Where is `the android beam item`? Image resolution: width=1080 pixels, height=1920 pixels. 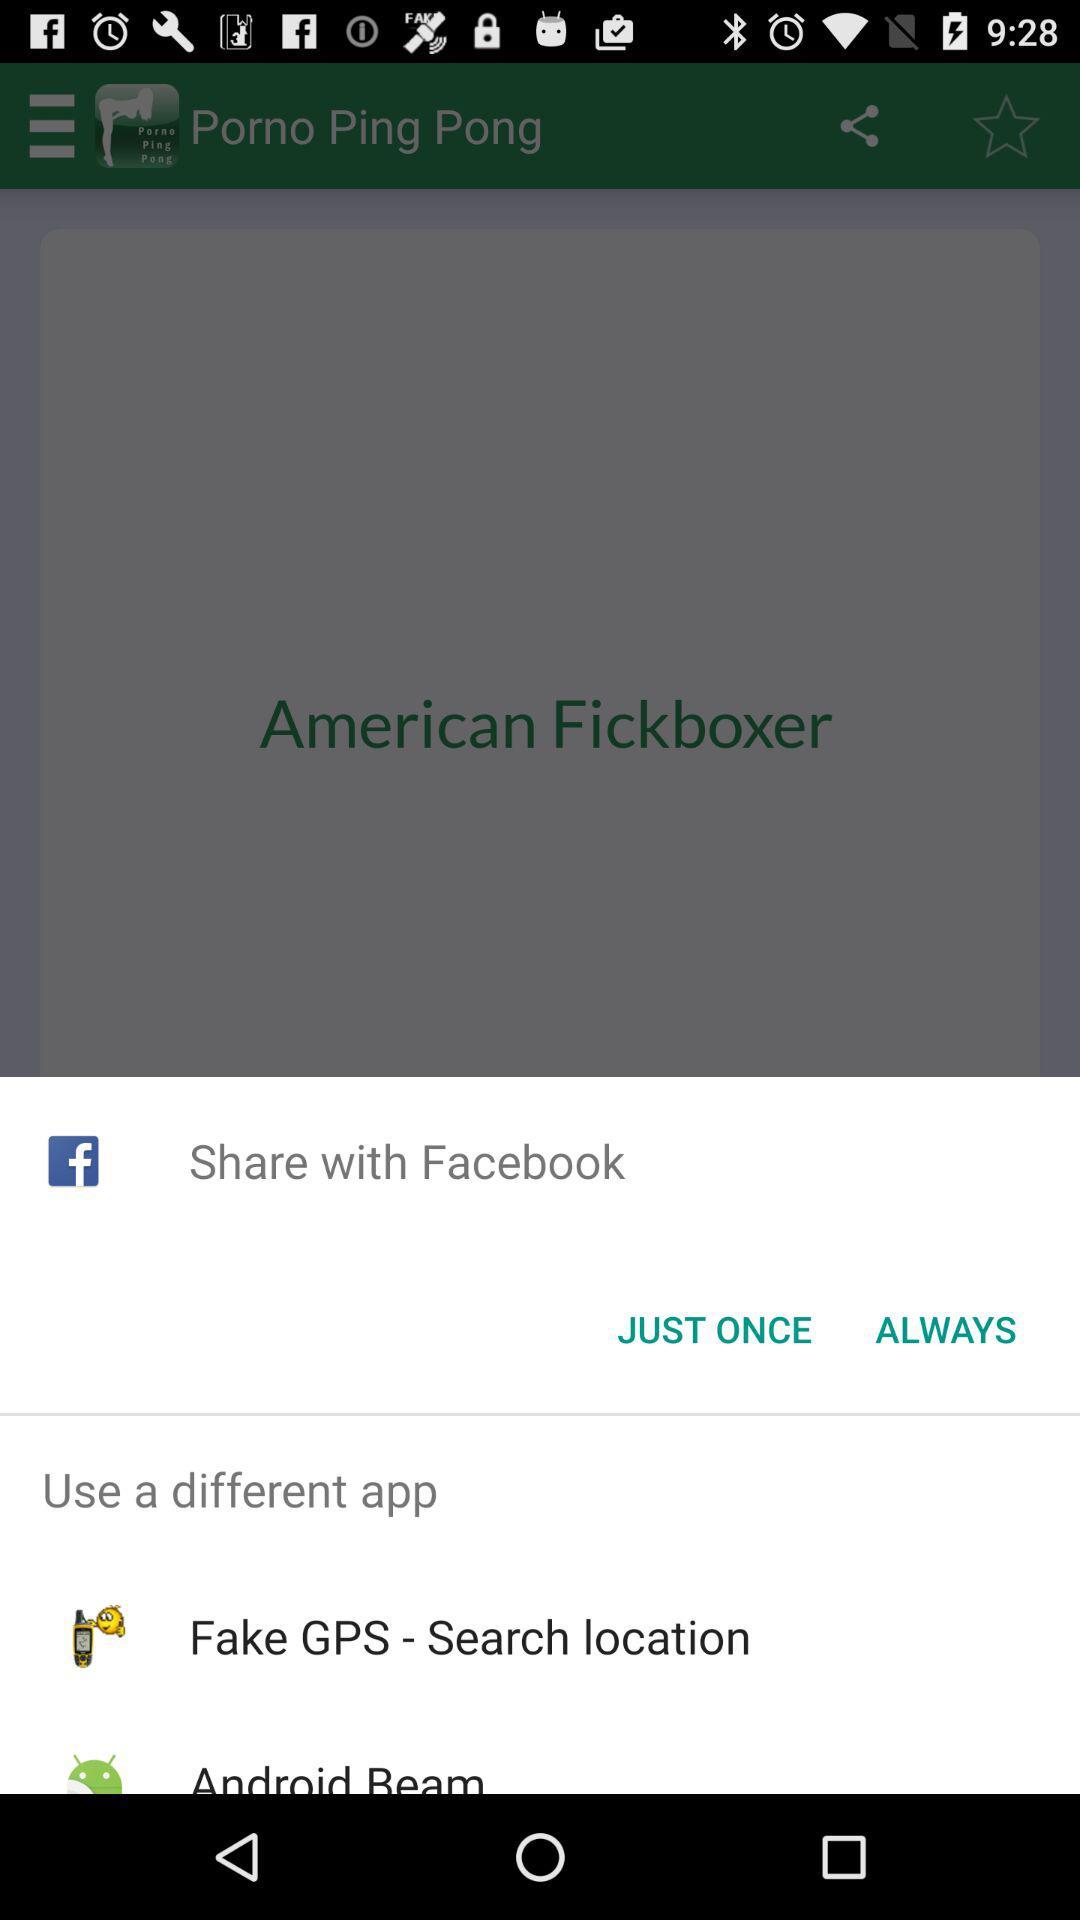 the android beam item is located at coordinates (336, 1772).